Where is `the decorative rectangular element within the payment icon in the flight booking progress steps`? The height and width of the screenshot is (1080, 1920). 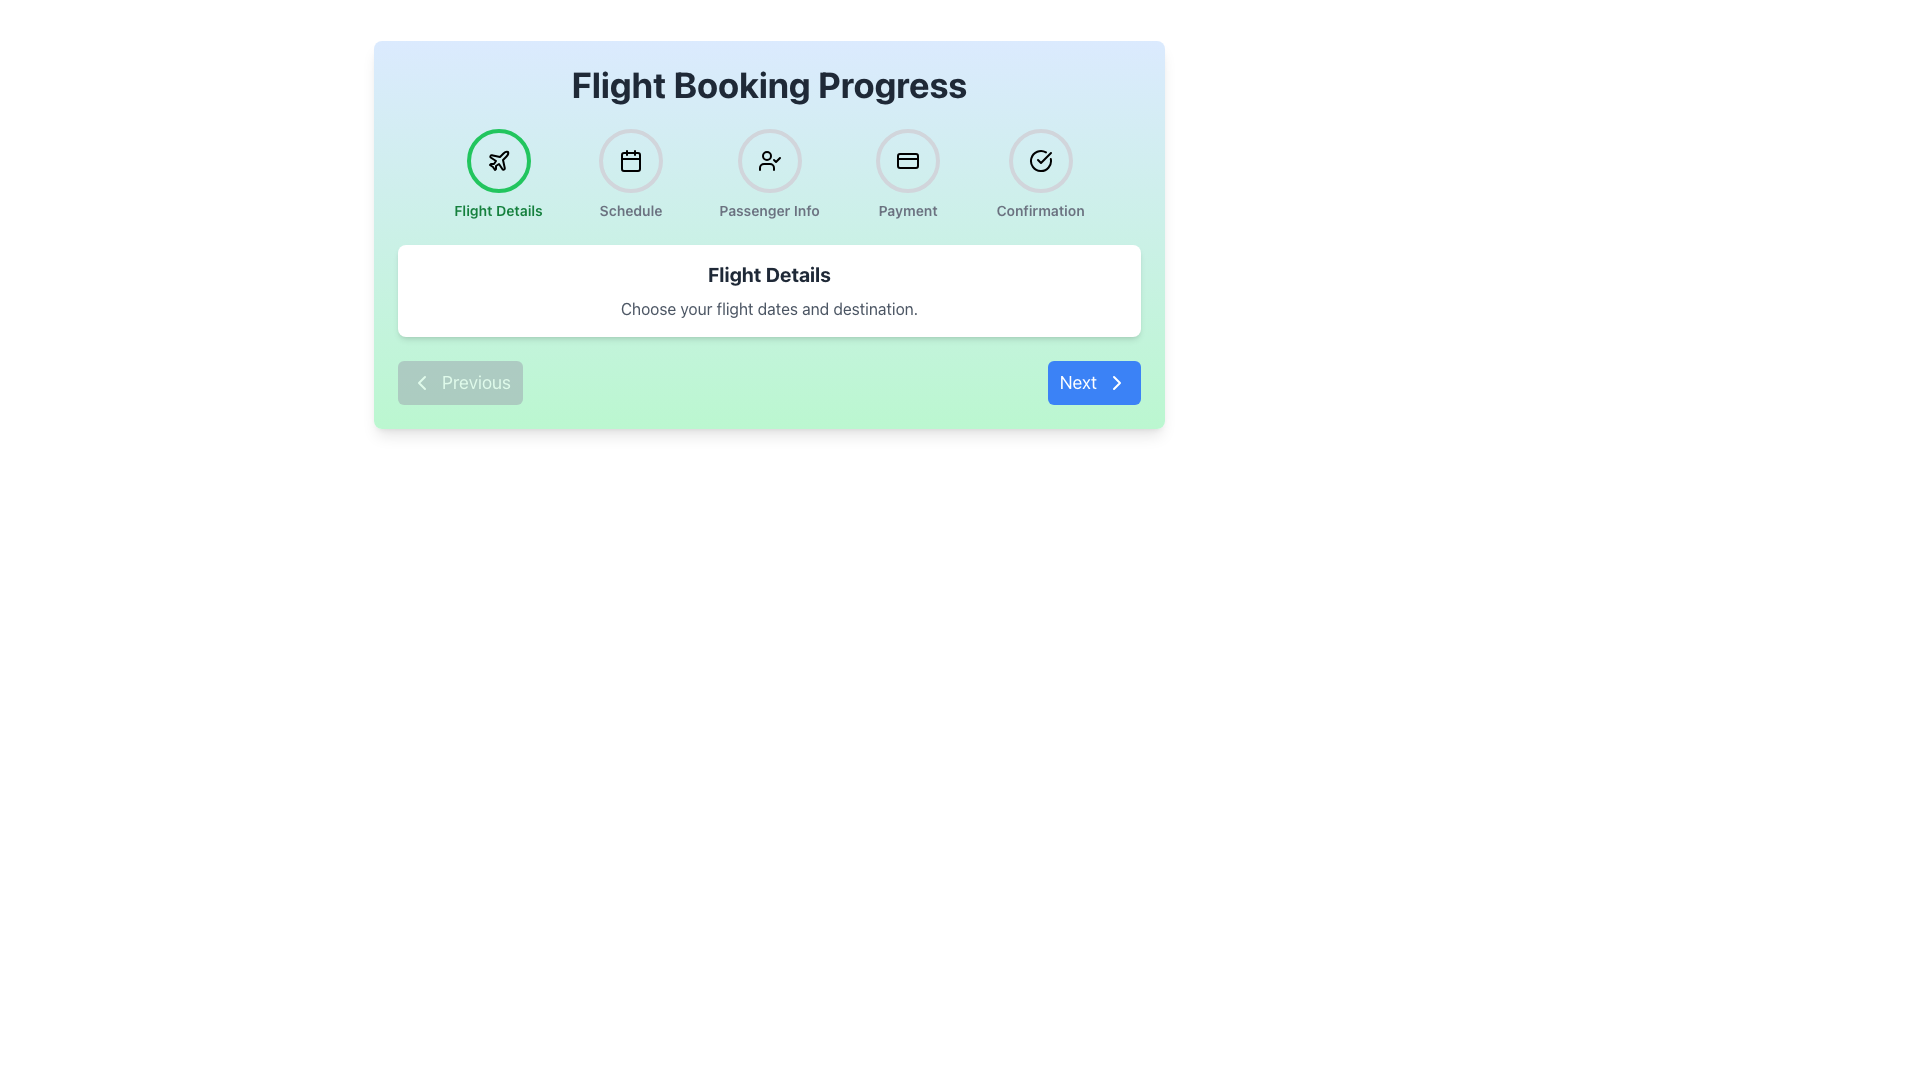
the decorative rectangular element within the payment icon in the flight booking progress steps is located at coordinates (907, 160).